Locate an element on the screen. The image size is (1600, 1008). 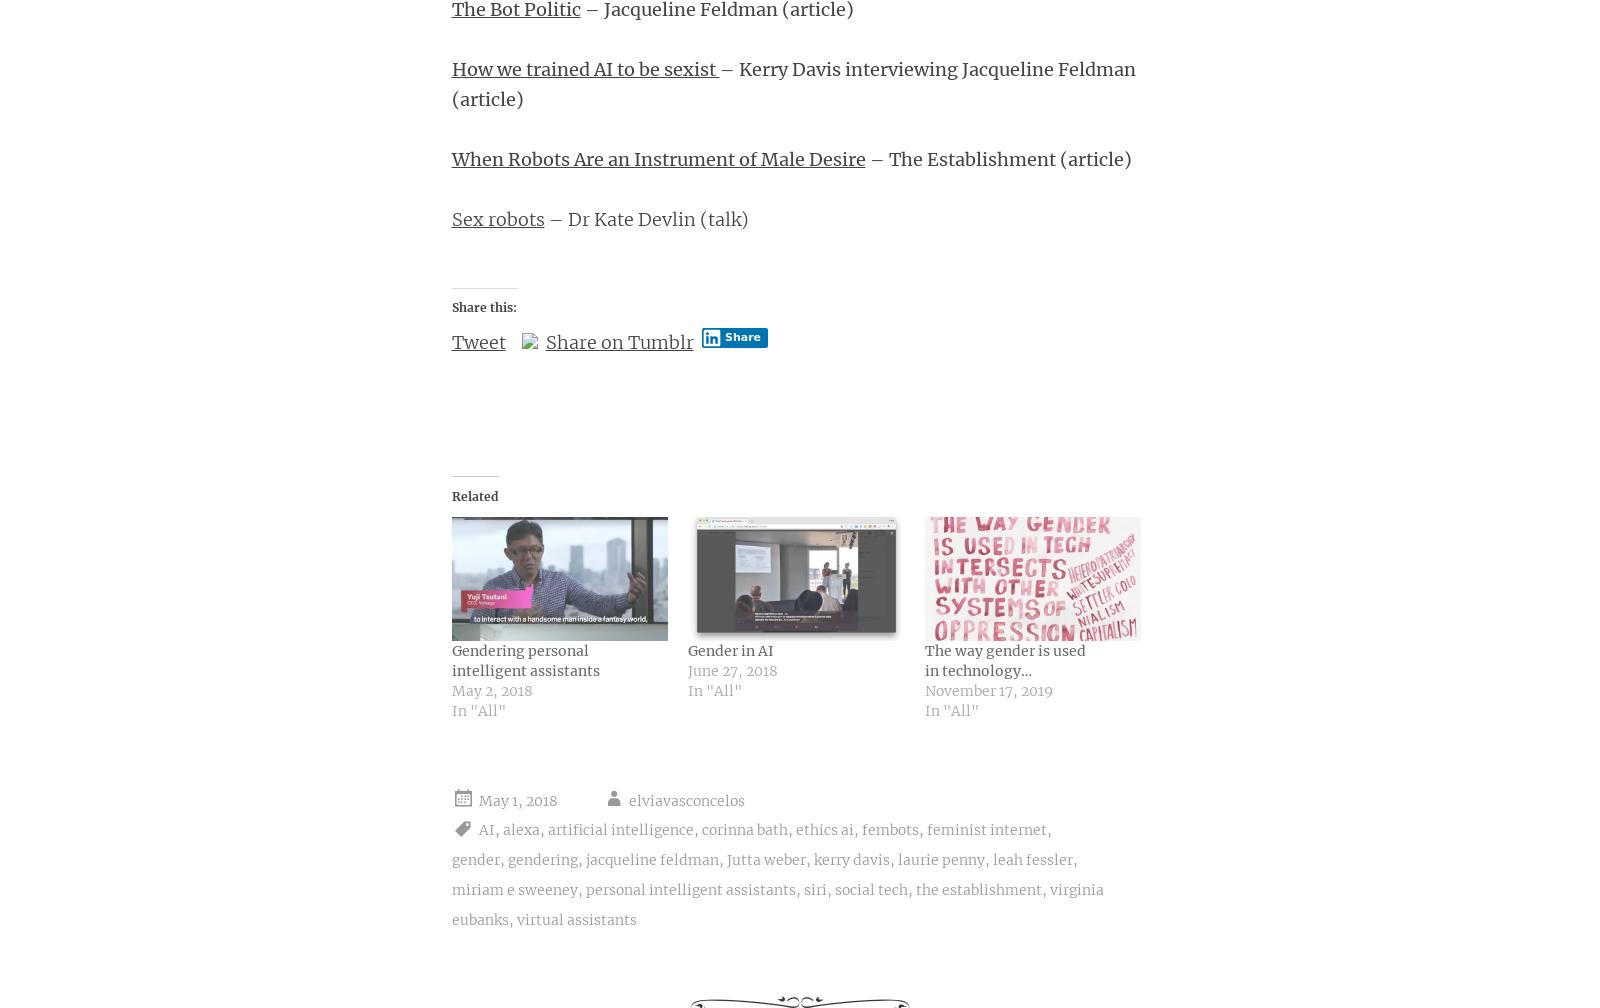
'Share this:' is located at coordinates (482, 307).